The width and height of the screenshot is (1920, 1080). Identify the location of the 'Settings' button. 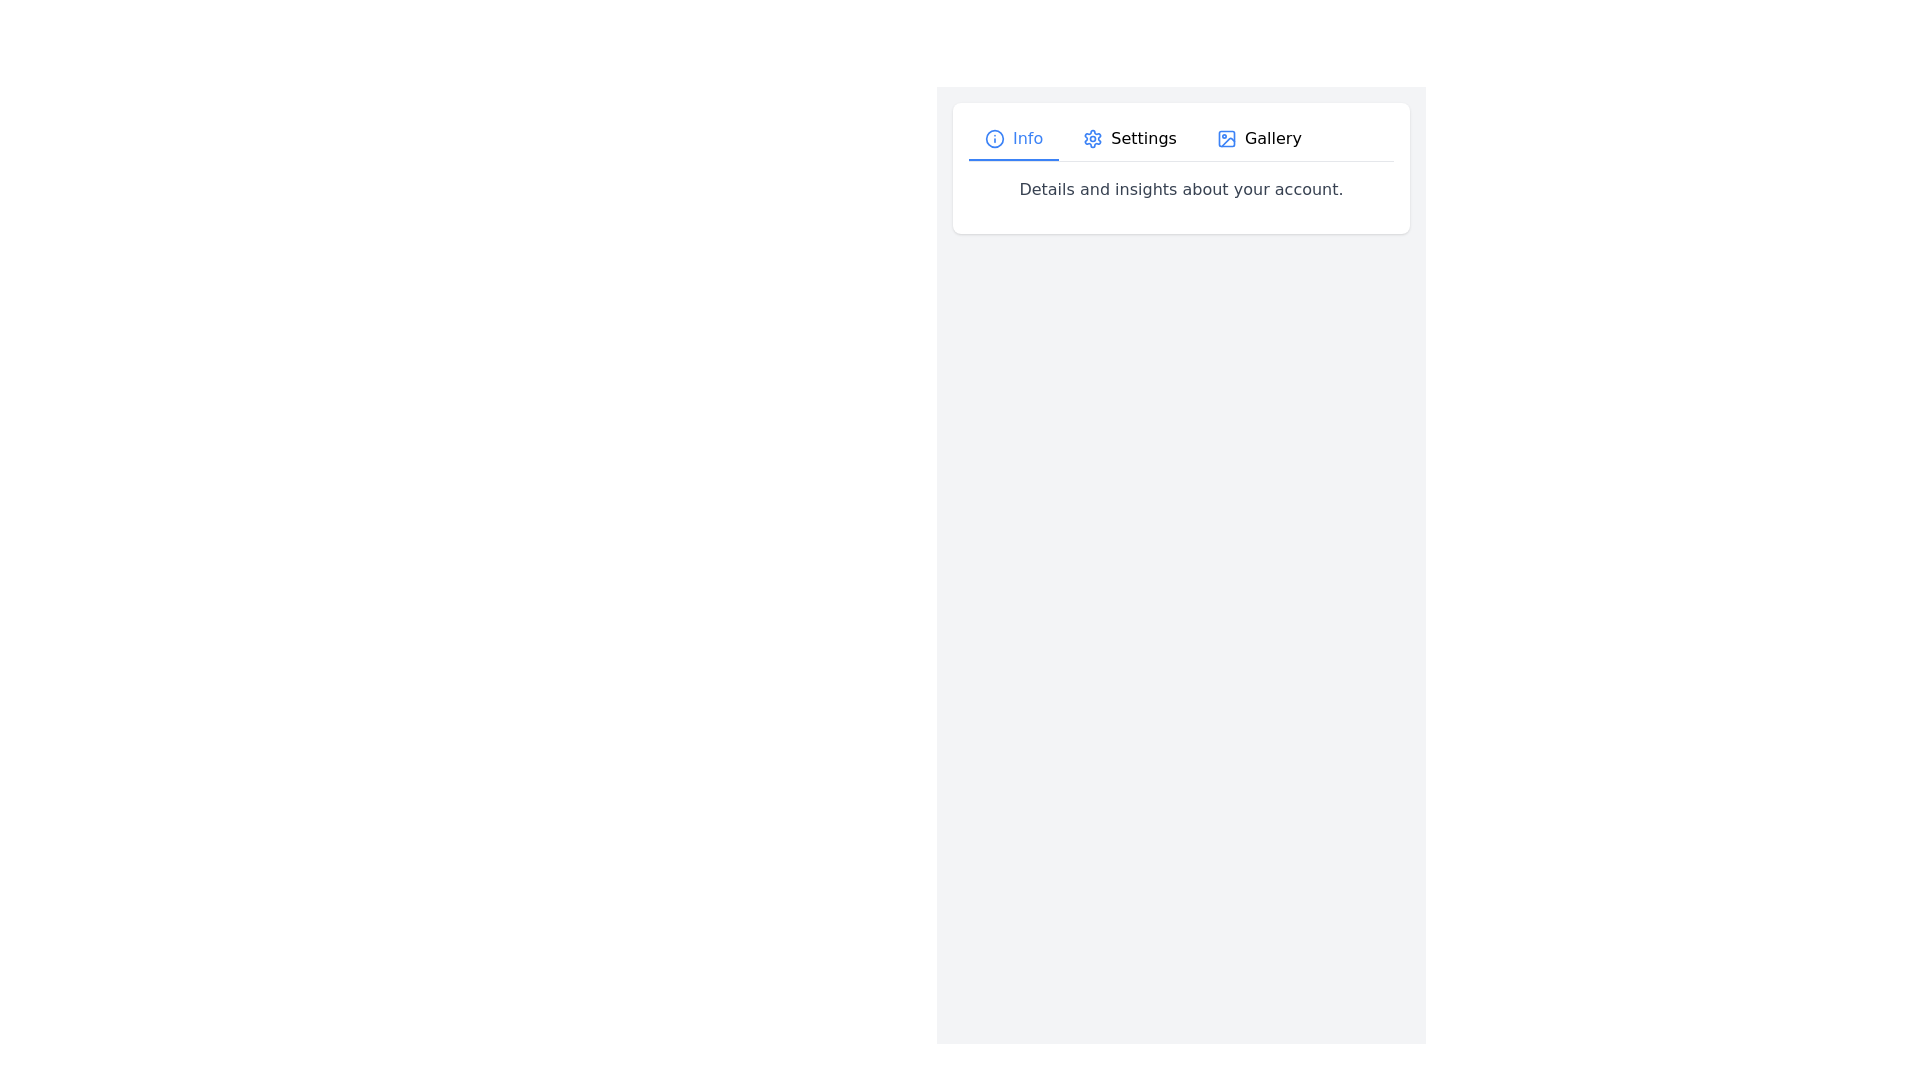
(1130, 138).